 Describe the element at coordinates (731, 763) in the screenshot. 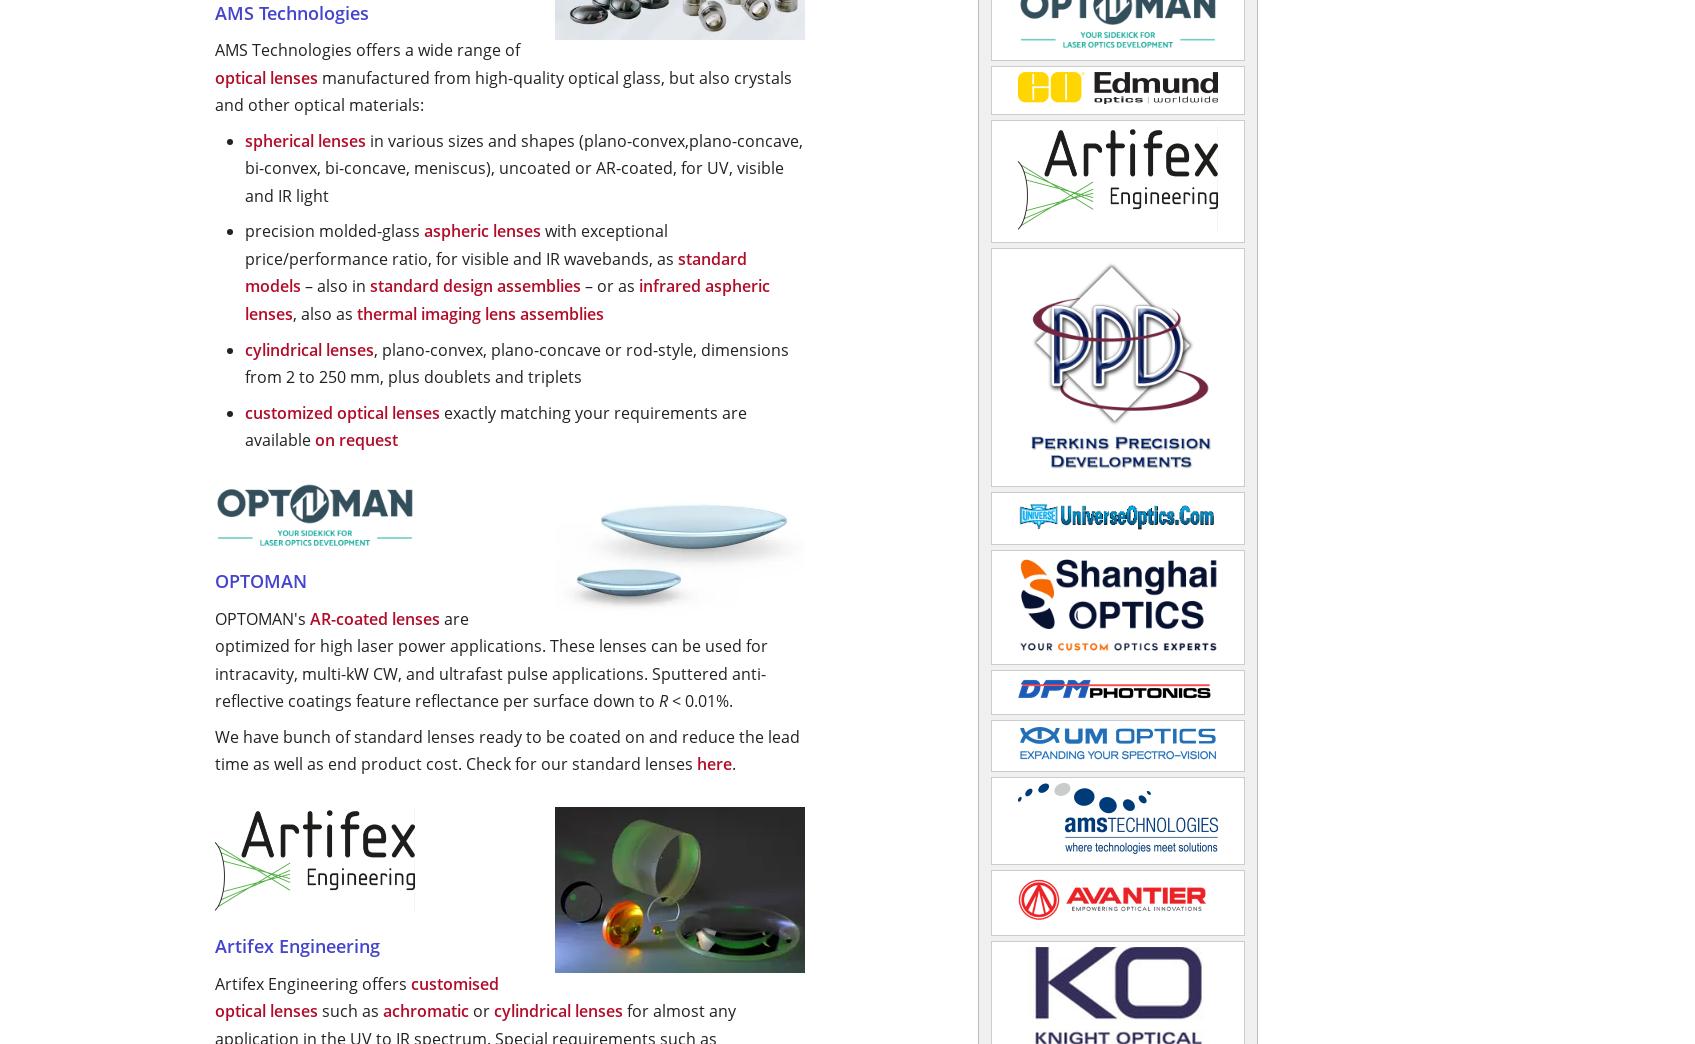

I see `'.'` at that location.